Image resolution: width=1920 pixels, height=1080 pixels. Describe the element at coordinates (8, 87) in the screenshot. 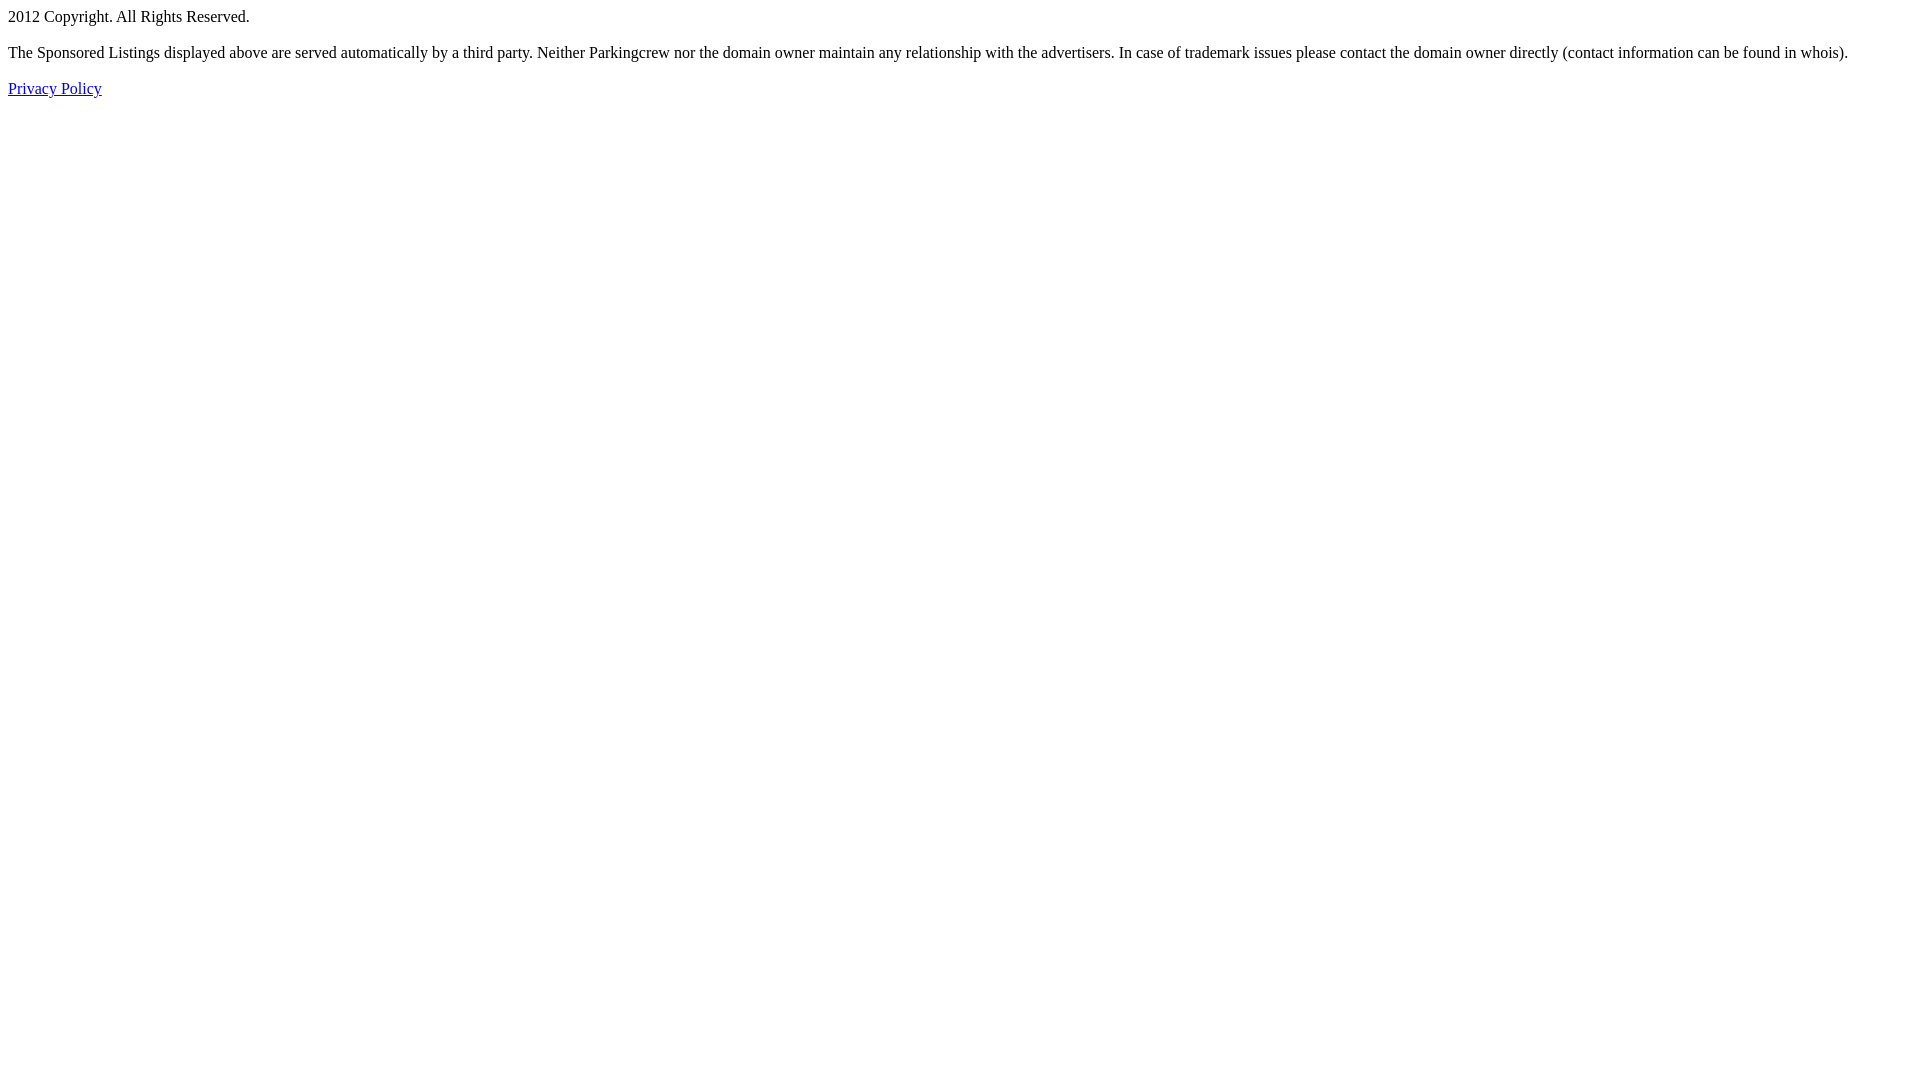

I see `'Privacy Policy'` at that location.